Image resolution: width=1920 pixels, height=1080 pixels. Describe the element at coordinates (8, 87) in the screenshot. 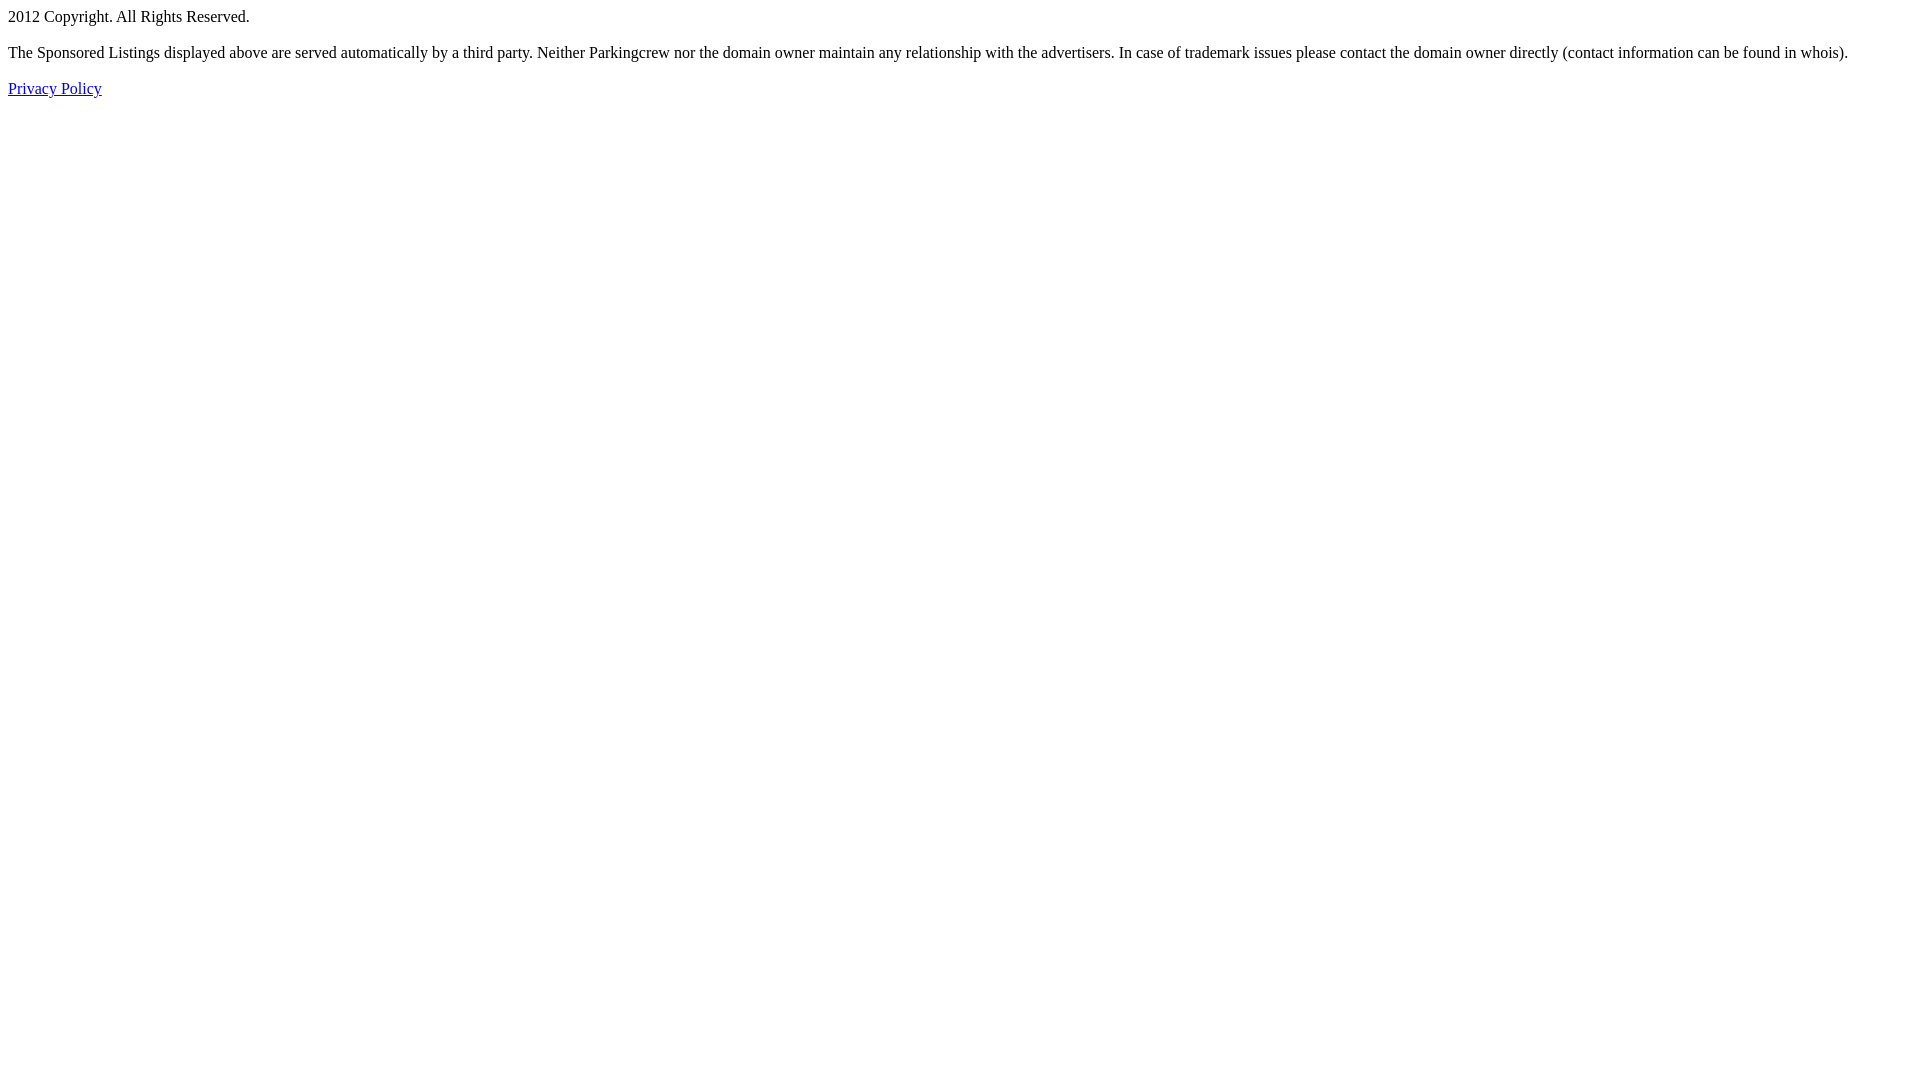

I see `'Privacy Policy'` at that location.